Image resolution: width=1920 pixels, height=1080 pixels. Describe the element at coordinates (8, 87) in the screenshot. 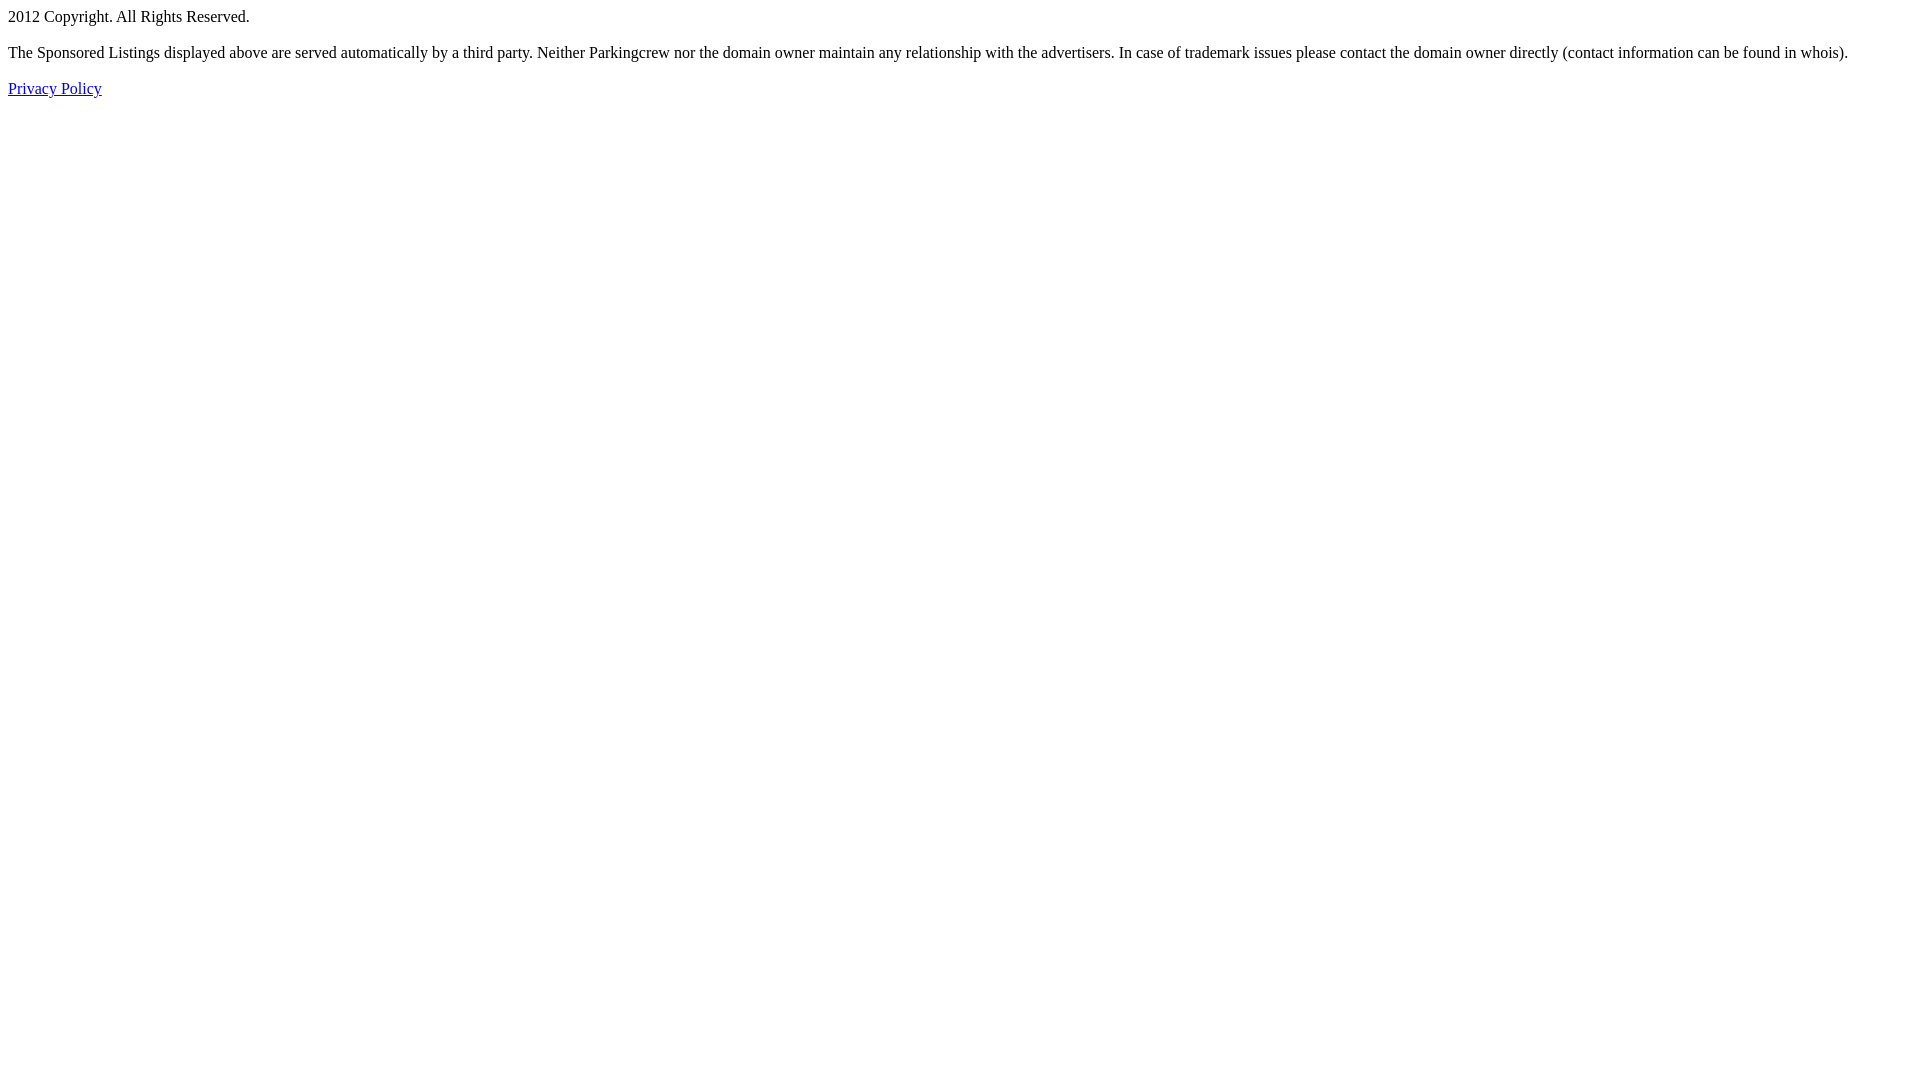

I see `'Privacy Policy'` at that location.